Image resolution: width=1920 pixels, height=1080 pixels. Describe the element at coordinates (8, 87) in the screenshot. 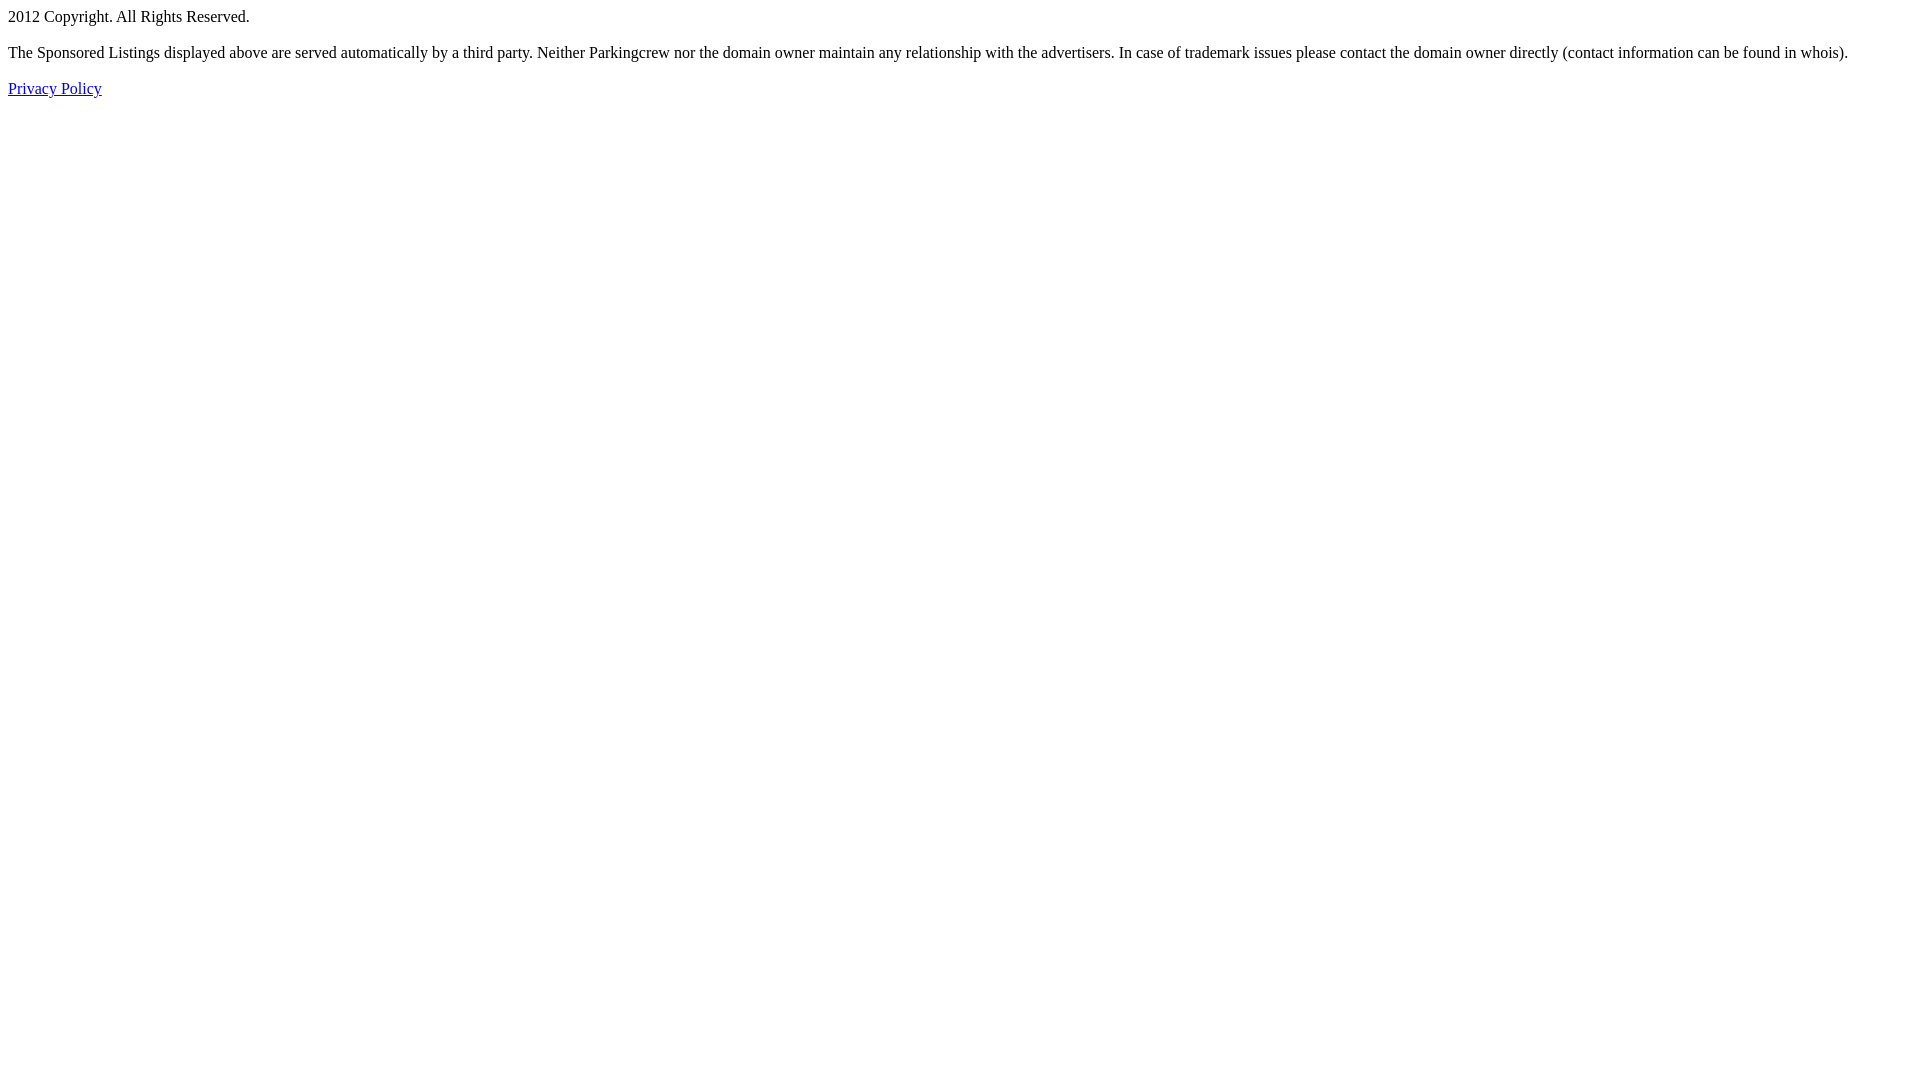

I see `'Privacy Policy'` at that location.